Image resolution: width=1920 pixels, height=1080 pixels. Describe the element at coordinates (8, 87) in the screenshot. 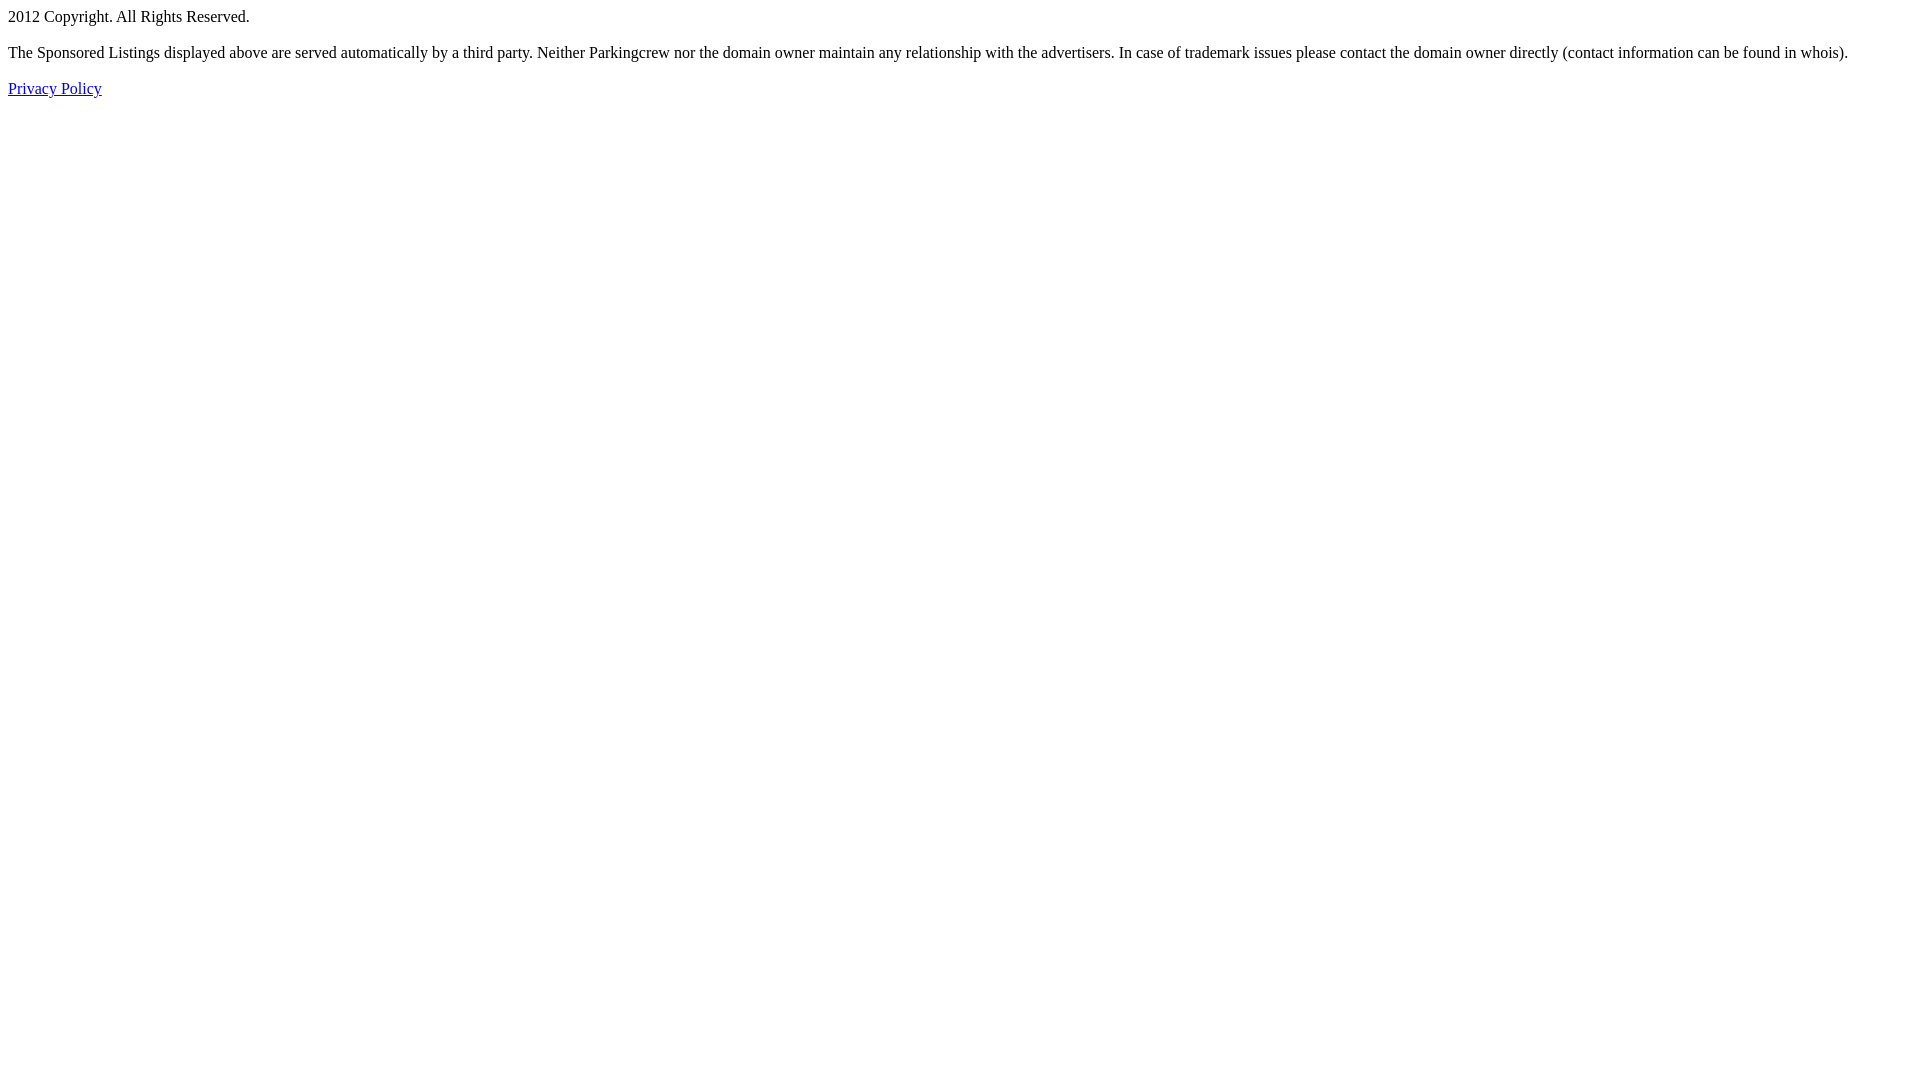

I see `'Privacy Policy'` at that location.